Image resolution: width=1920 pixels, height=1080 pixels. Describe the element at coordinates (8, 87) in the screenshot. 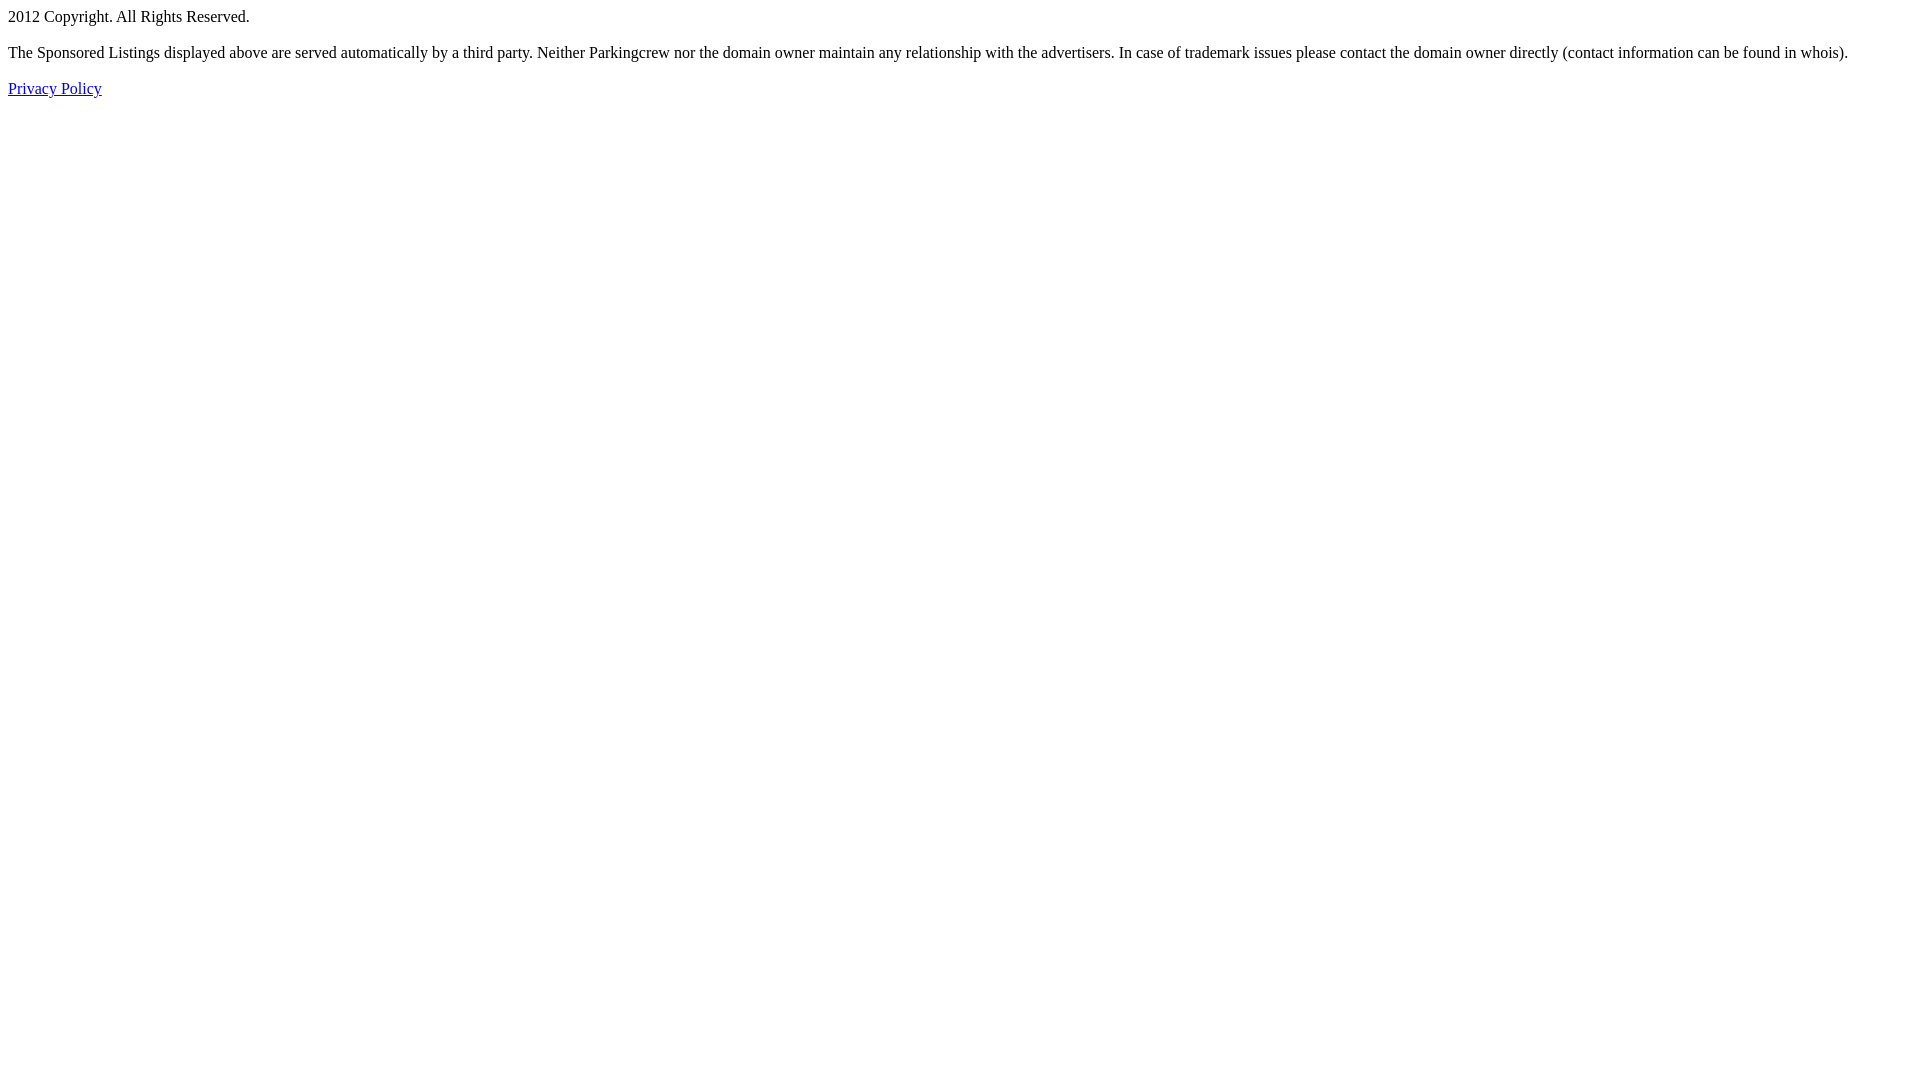

I see `'Privacy Policy'` at that location.